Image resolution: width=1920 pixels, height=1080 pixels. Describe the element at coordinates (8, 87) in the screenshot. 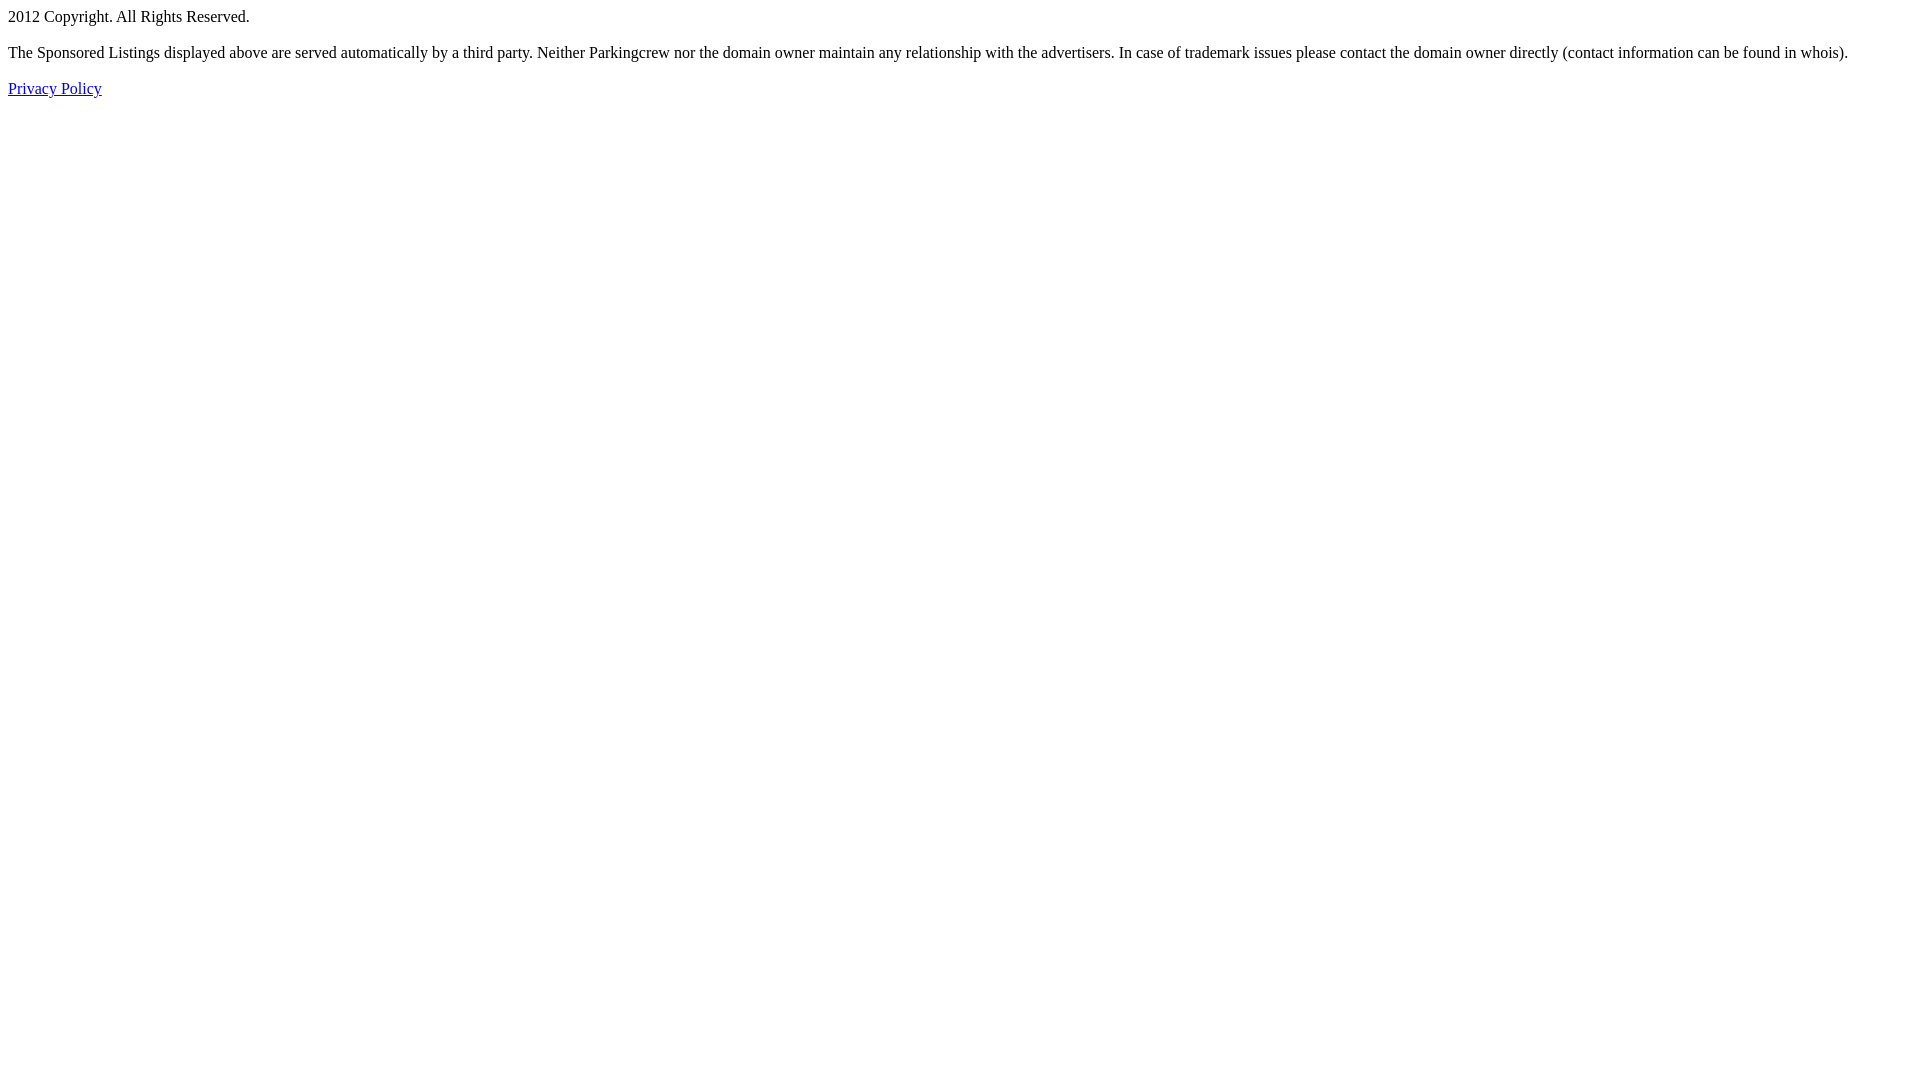

I see `'Privacy Policy'` at that location.